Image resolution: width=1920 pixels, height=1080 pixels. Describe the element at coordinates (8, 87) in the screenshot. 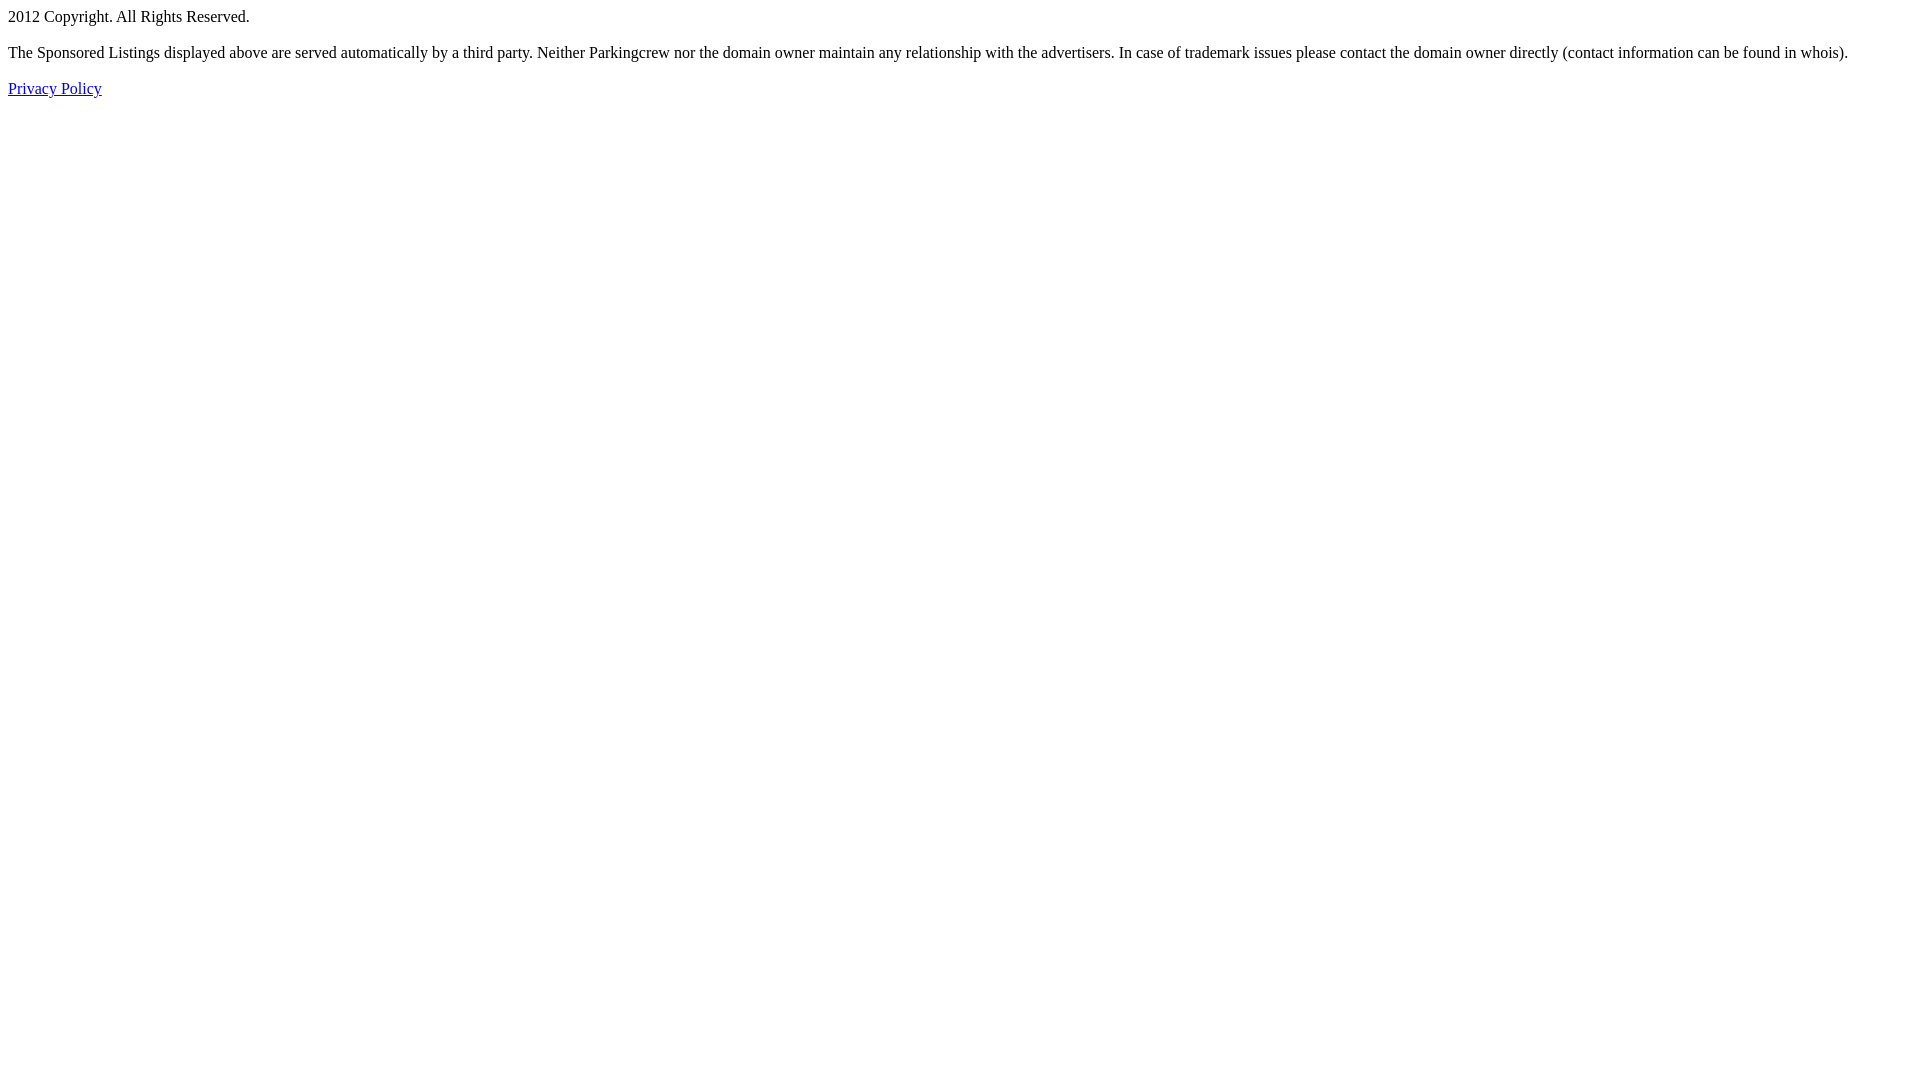

I see `'Privacy Policy'` at that location.